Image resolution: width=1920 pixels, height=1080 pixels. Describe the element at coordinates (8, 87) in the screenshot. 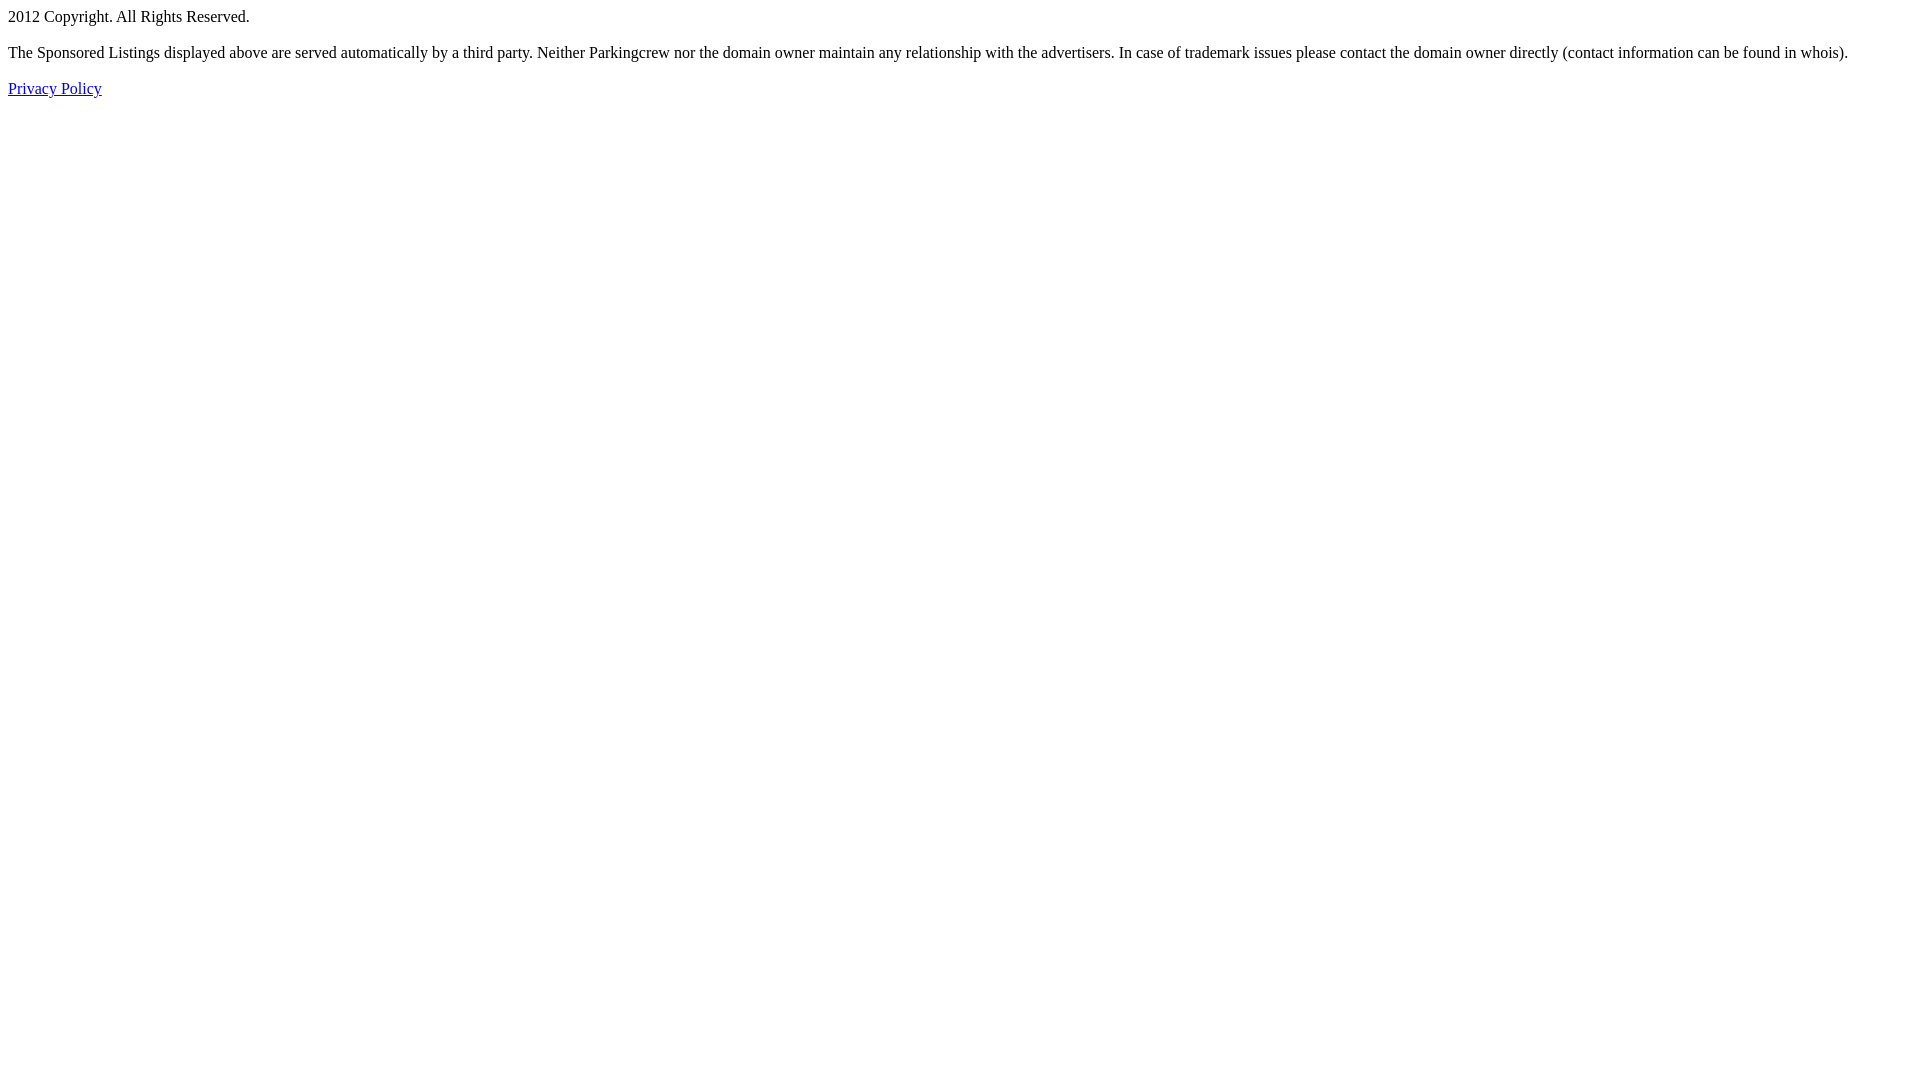

I see `'Privacy Policy'` at that location.